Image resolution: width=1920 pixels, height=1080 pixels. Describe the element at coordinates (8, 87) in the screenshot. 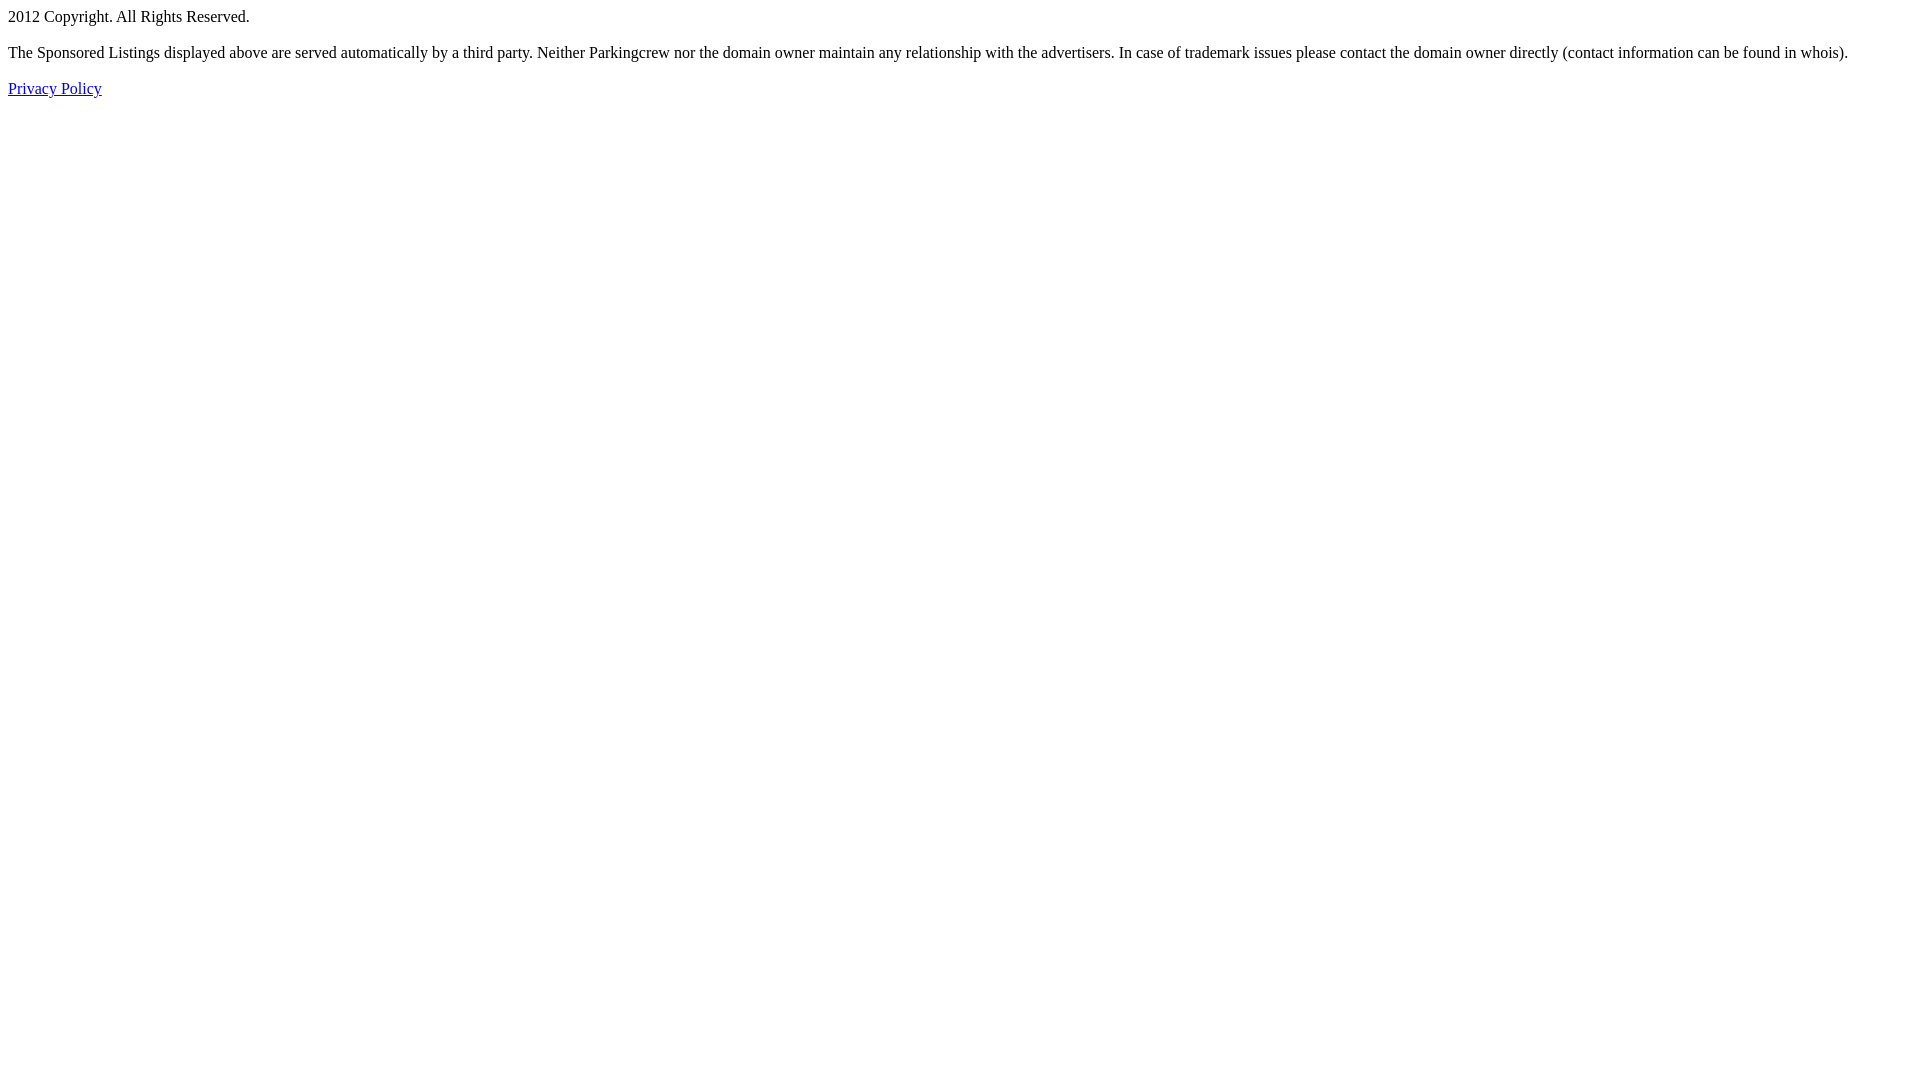

I see `'Privacy Policy'` at that location.